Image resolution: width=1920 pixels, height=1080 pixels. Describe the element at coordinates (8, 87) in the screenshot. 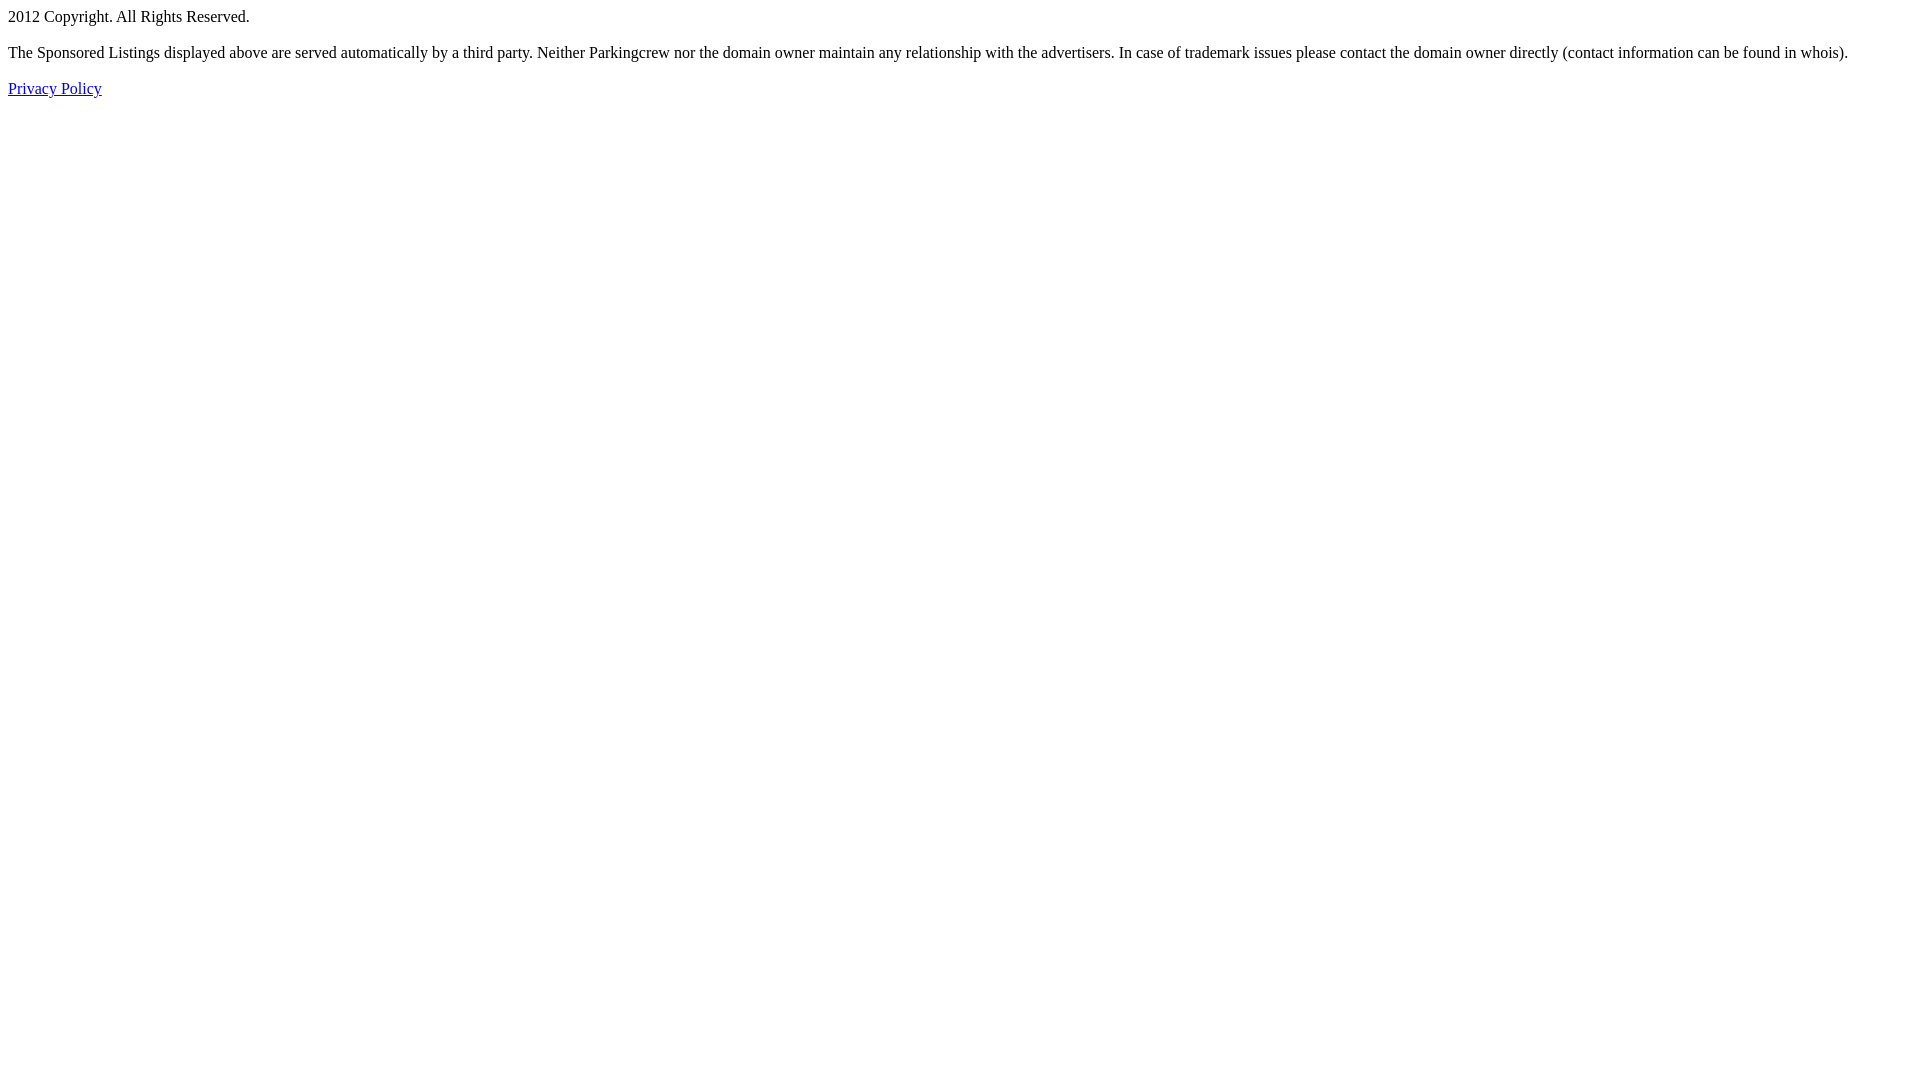

I see `'Privacy Policy'` at that location.